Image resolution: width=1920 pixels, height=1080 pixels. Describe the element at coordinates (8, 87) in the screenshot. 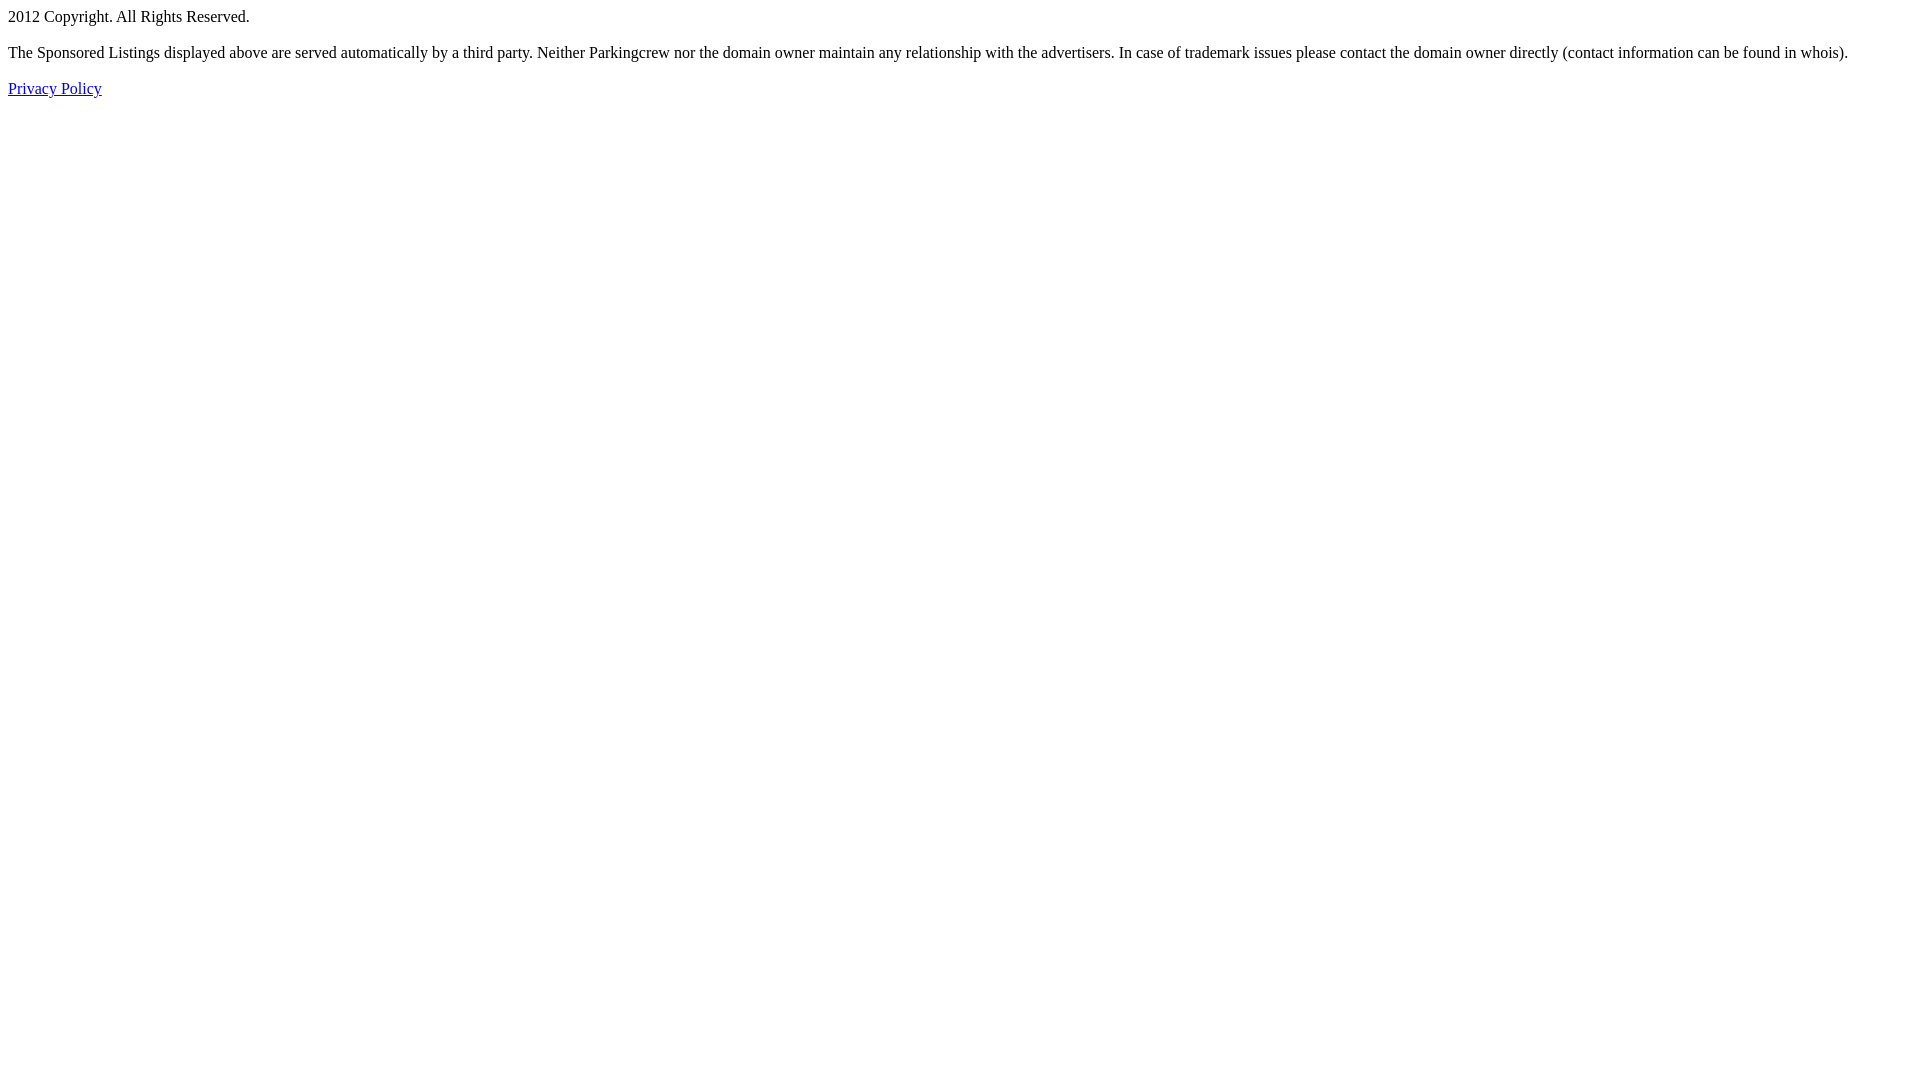

I see `'Privacy Policy'` at that location.